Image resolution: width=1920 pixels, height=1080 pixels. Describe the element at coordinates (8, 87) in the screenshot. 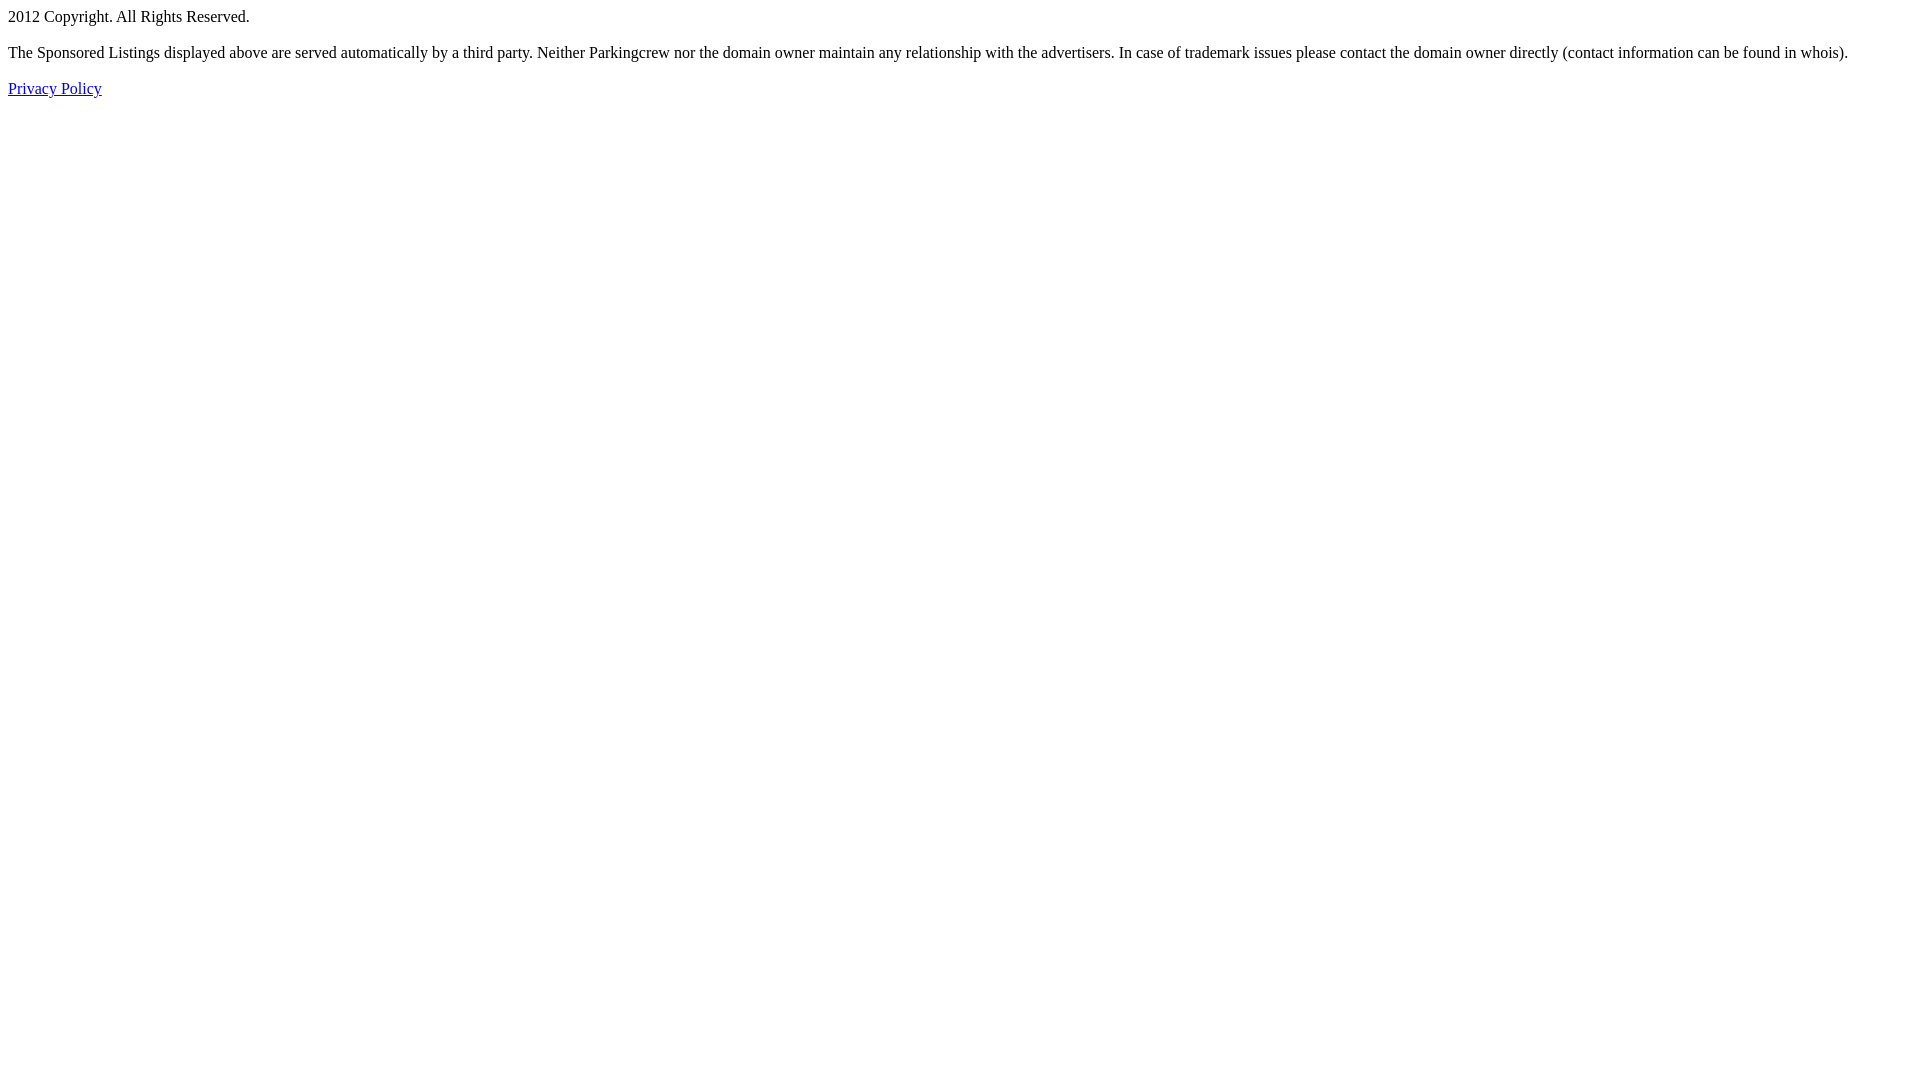

I see `'Privacy Policy'` at that location.